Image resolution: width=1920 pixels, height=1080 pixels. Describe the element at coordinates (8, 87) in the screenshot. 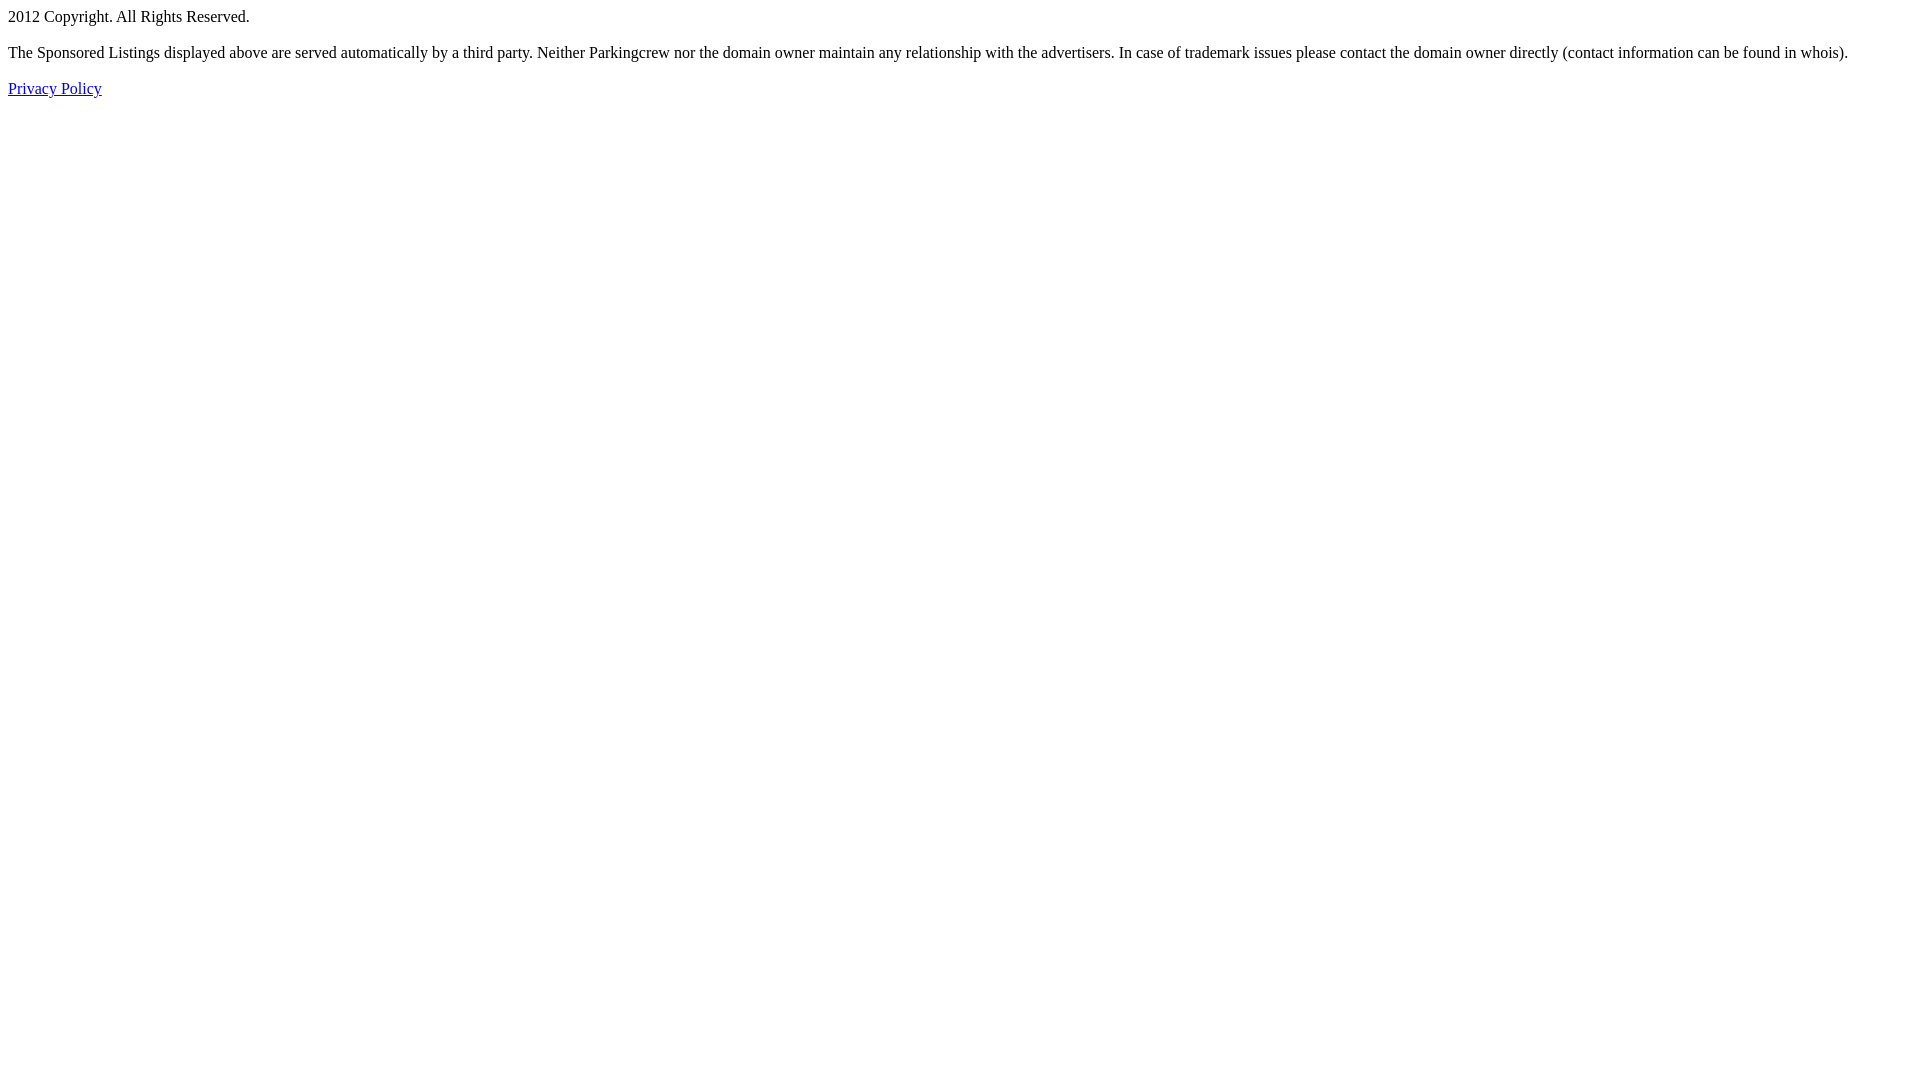

I see `'Privacy Policy'` at that location.